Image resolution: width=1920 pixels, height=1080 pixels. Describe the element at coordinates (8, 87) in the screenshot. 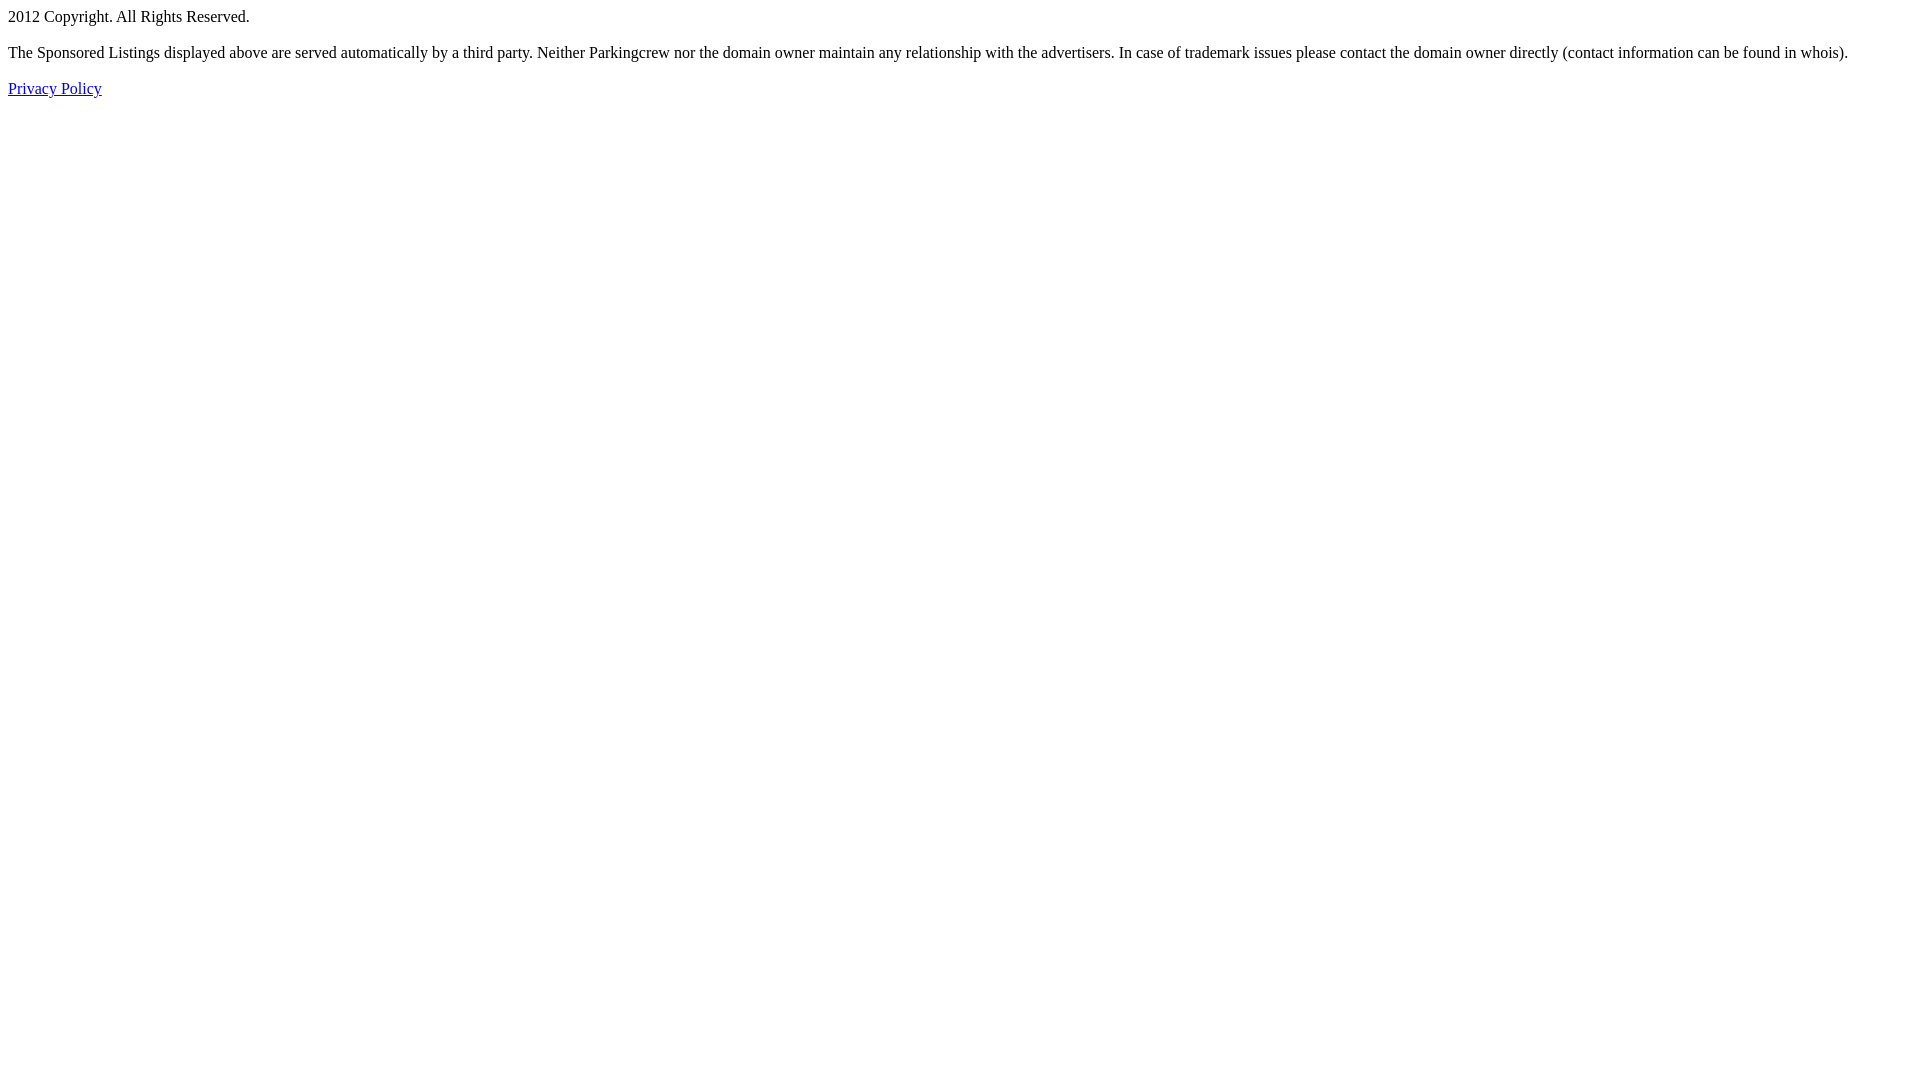

I see `'Privacy Policy'` at that location.